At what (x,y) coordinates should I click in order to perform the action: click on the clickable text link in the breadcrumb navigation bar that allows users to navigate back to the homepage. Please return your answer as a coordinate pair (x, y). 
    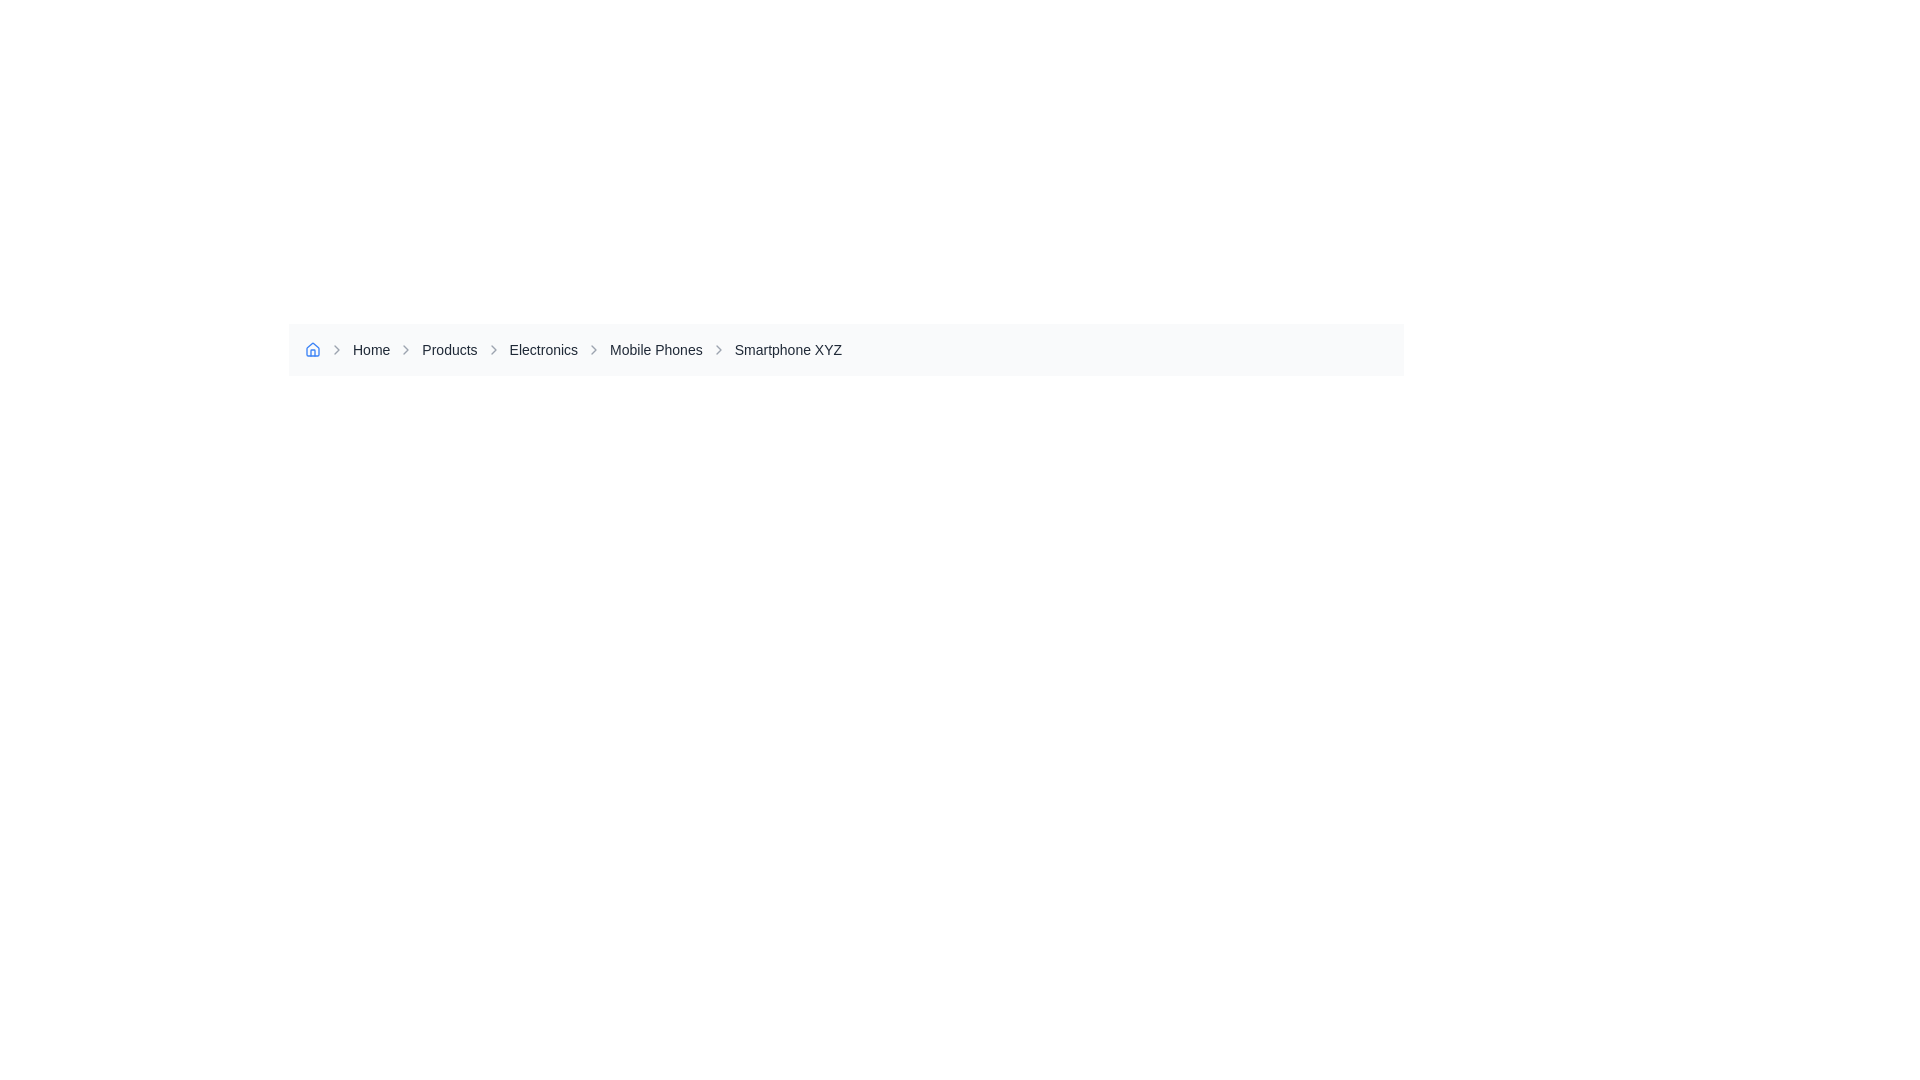
    Looking at the image, I should click on (371, 349).